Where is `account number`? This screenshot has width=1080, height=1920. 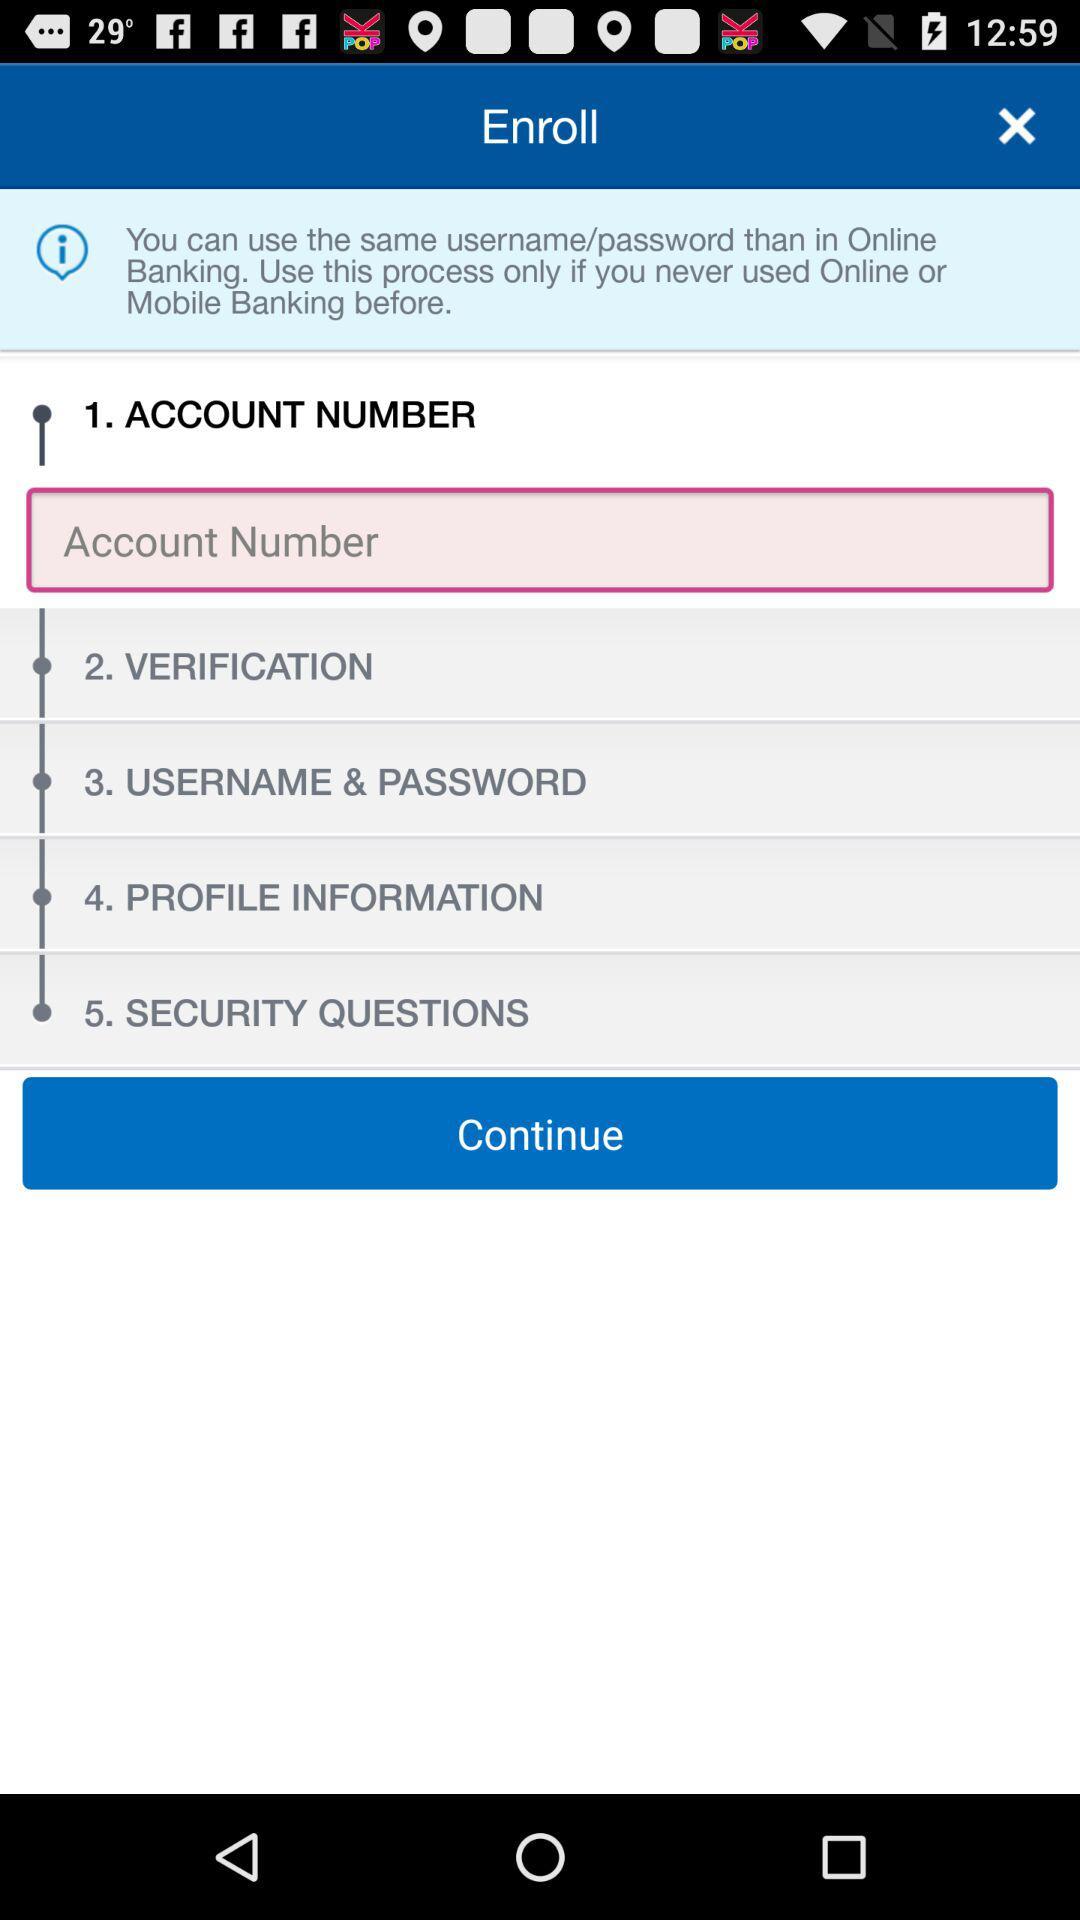
account number is located at coordinates (1017, 124).